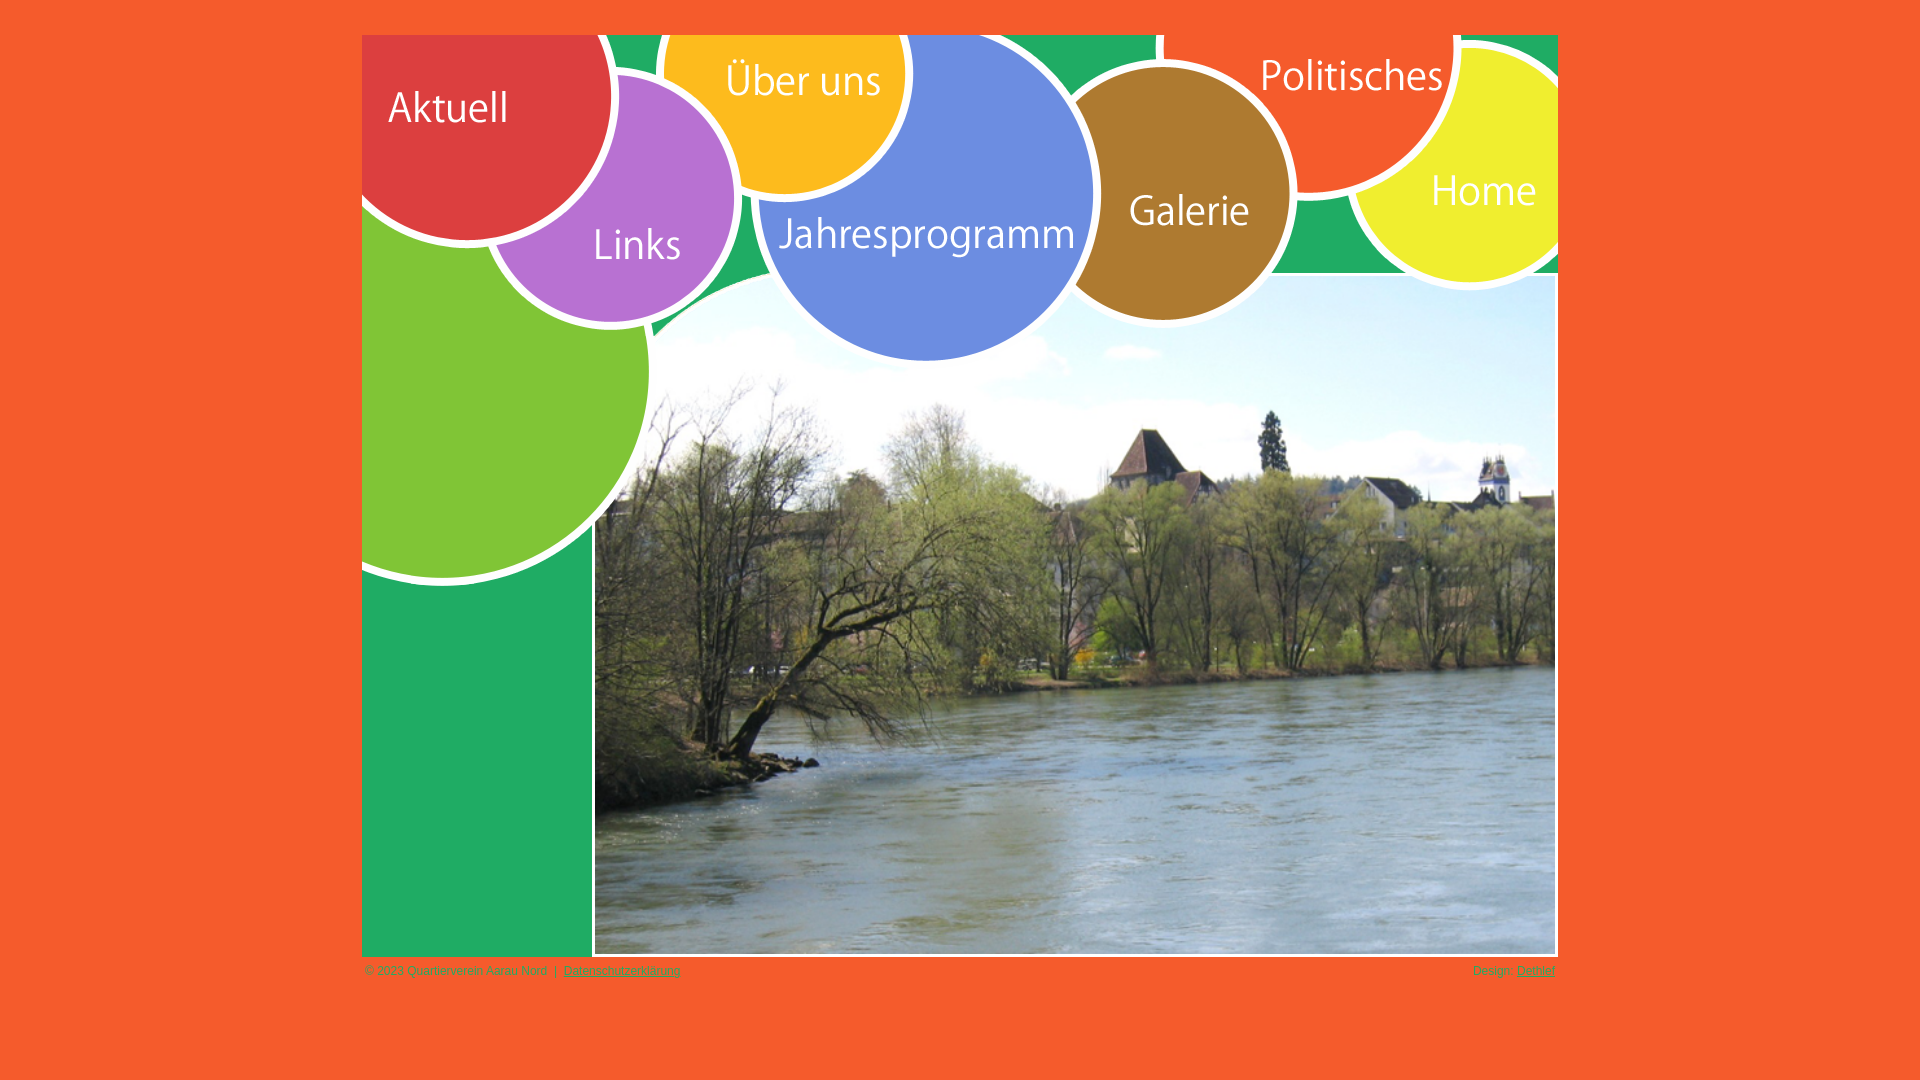 The width and height of the screenshot is (1920, 1080). What do you see at coordinates (1535, 970) in the screenshot?
I see `'Dethlef'` at bounding box center [1535, 970].